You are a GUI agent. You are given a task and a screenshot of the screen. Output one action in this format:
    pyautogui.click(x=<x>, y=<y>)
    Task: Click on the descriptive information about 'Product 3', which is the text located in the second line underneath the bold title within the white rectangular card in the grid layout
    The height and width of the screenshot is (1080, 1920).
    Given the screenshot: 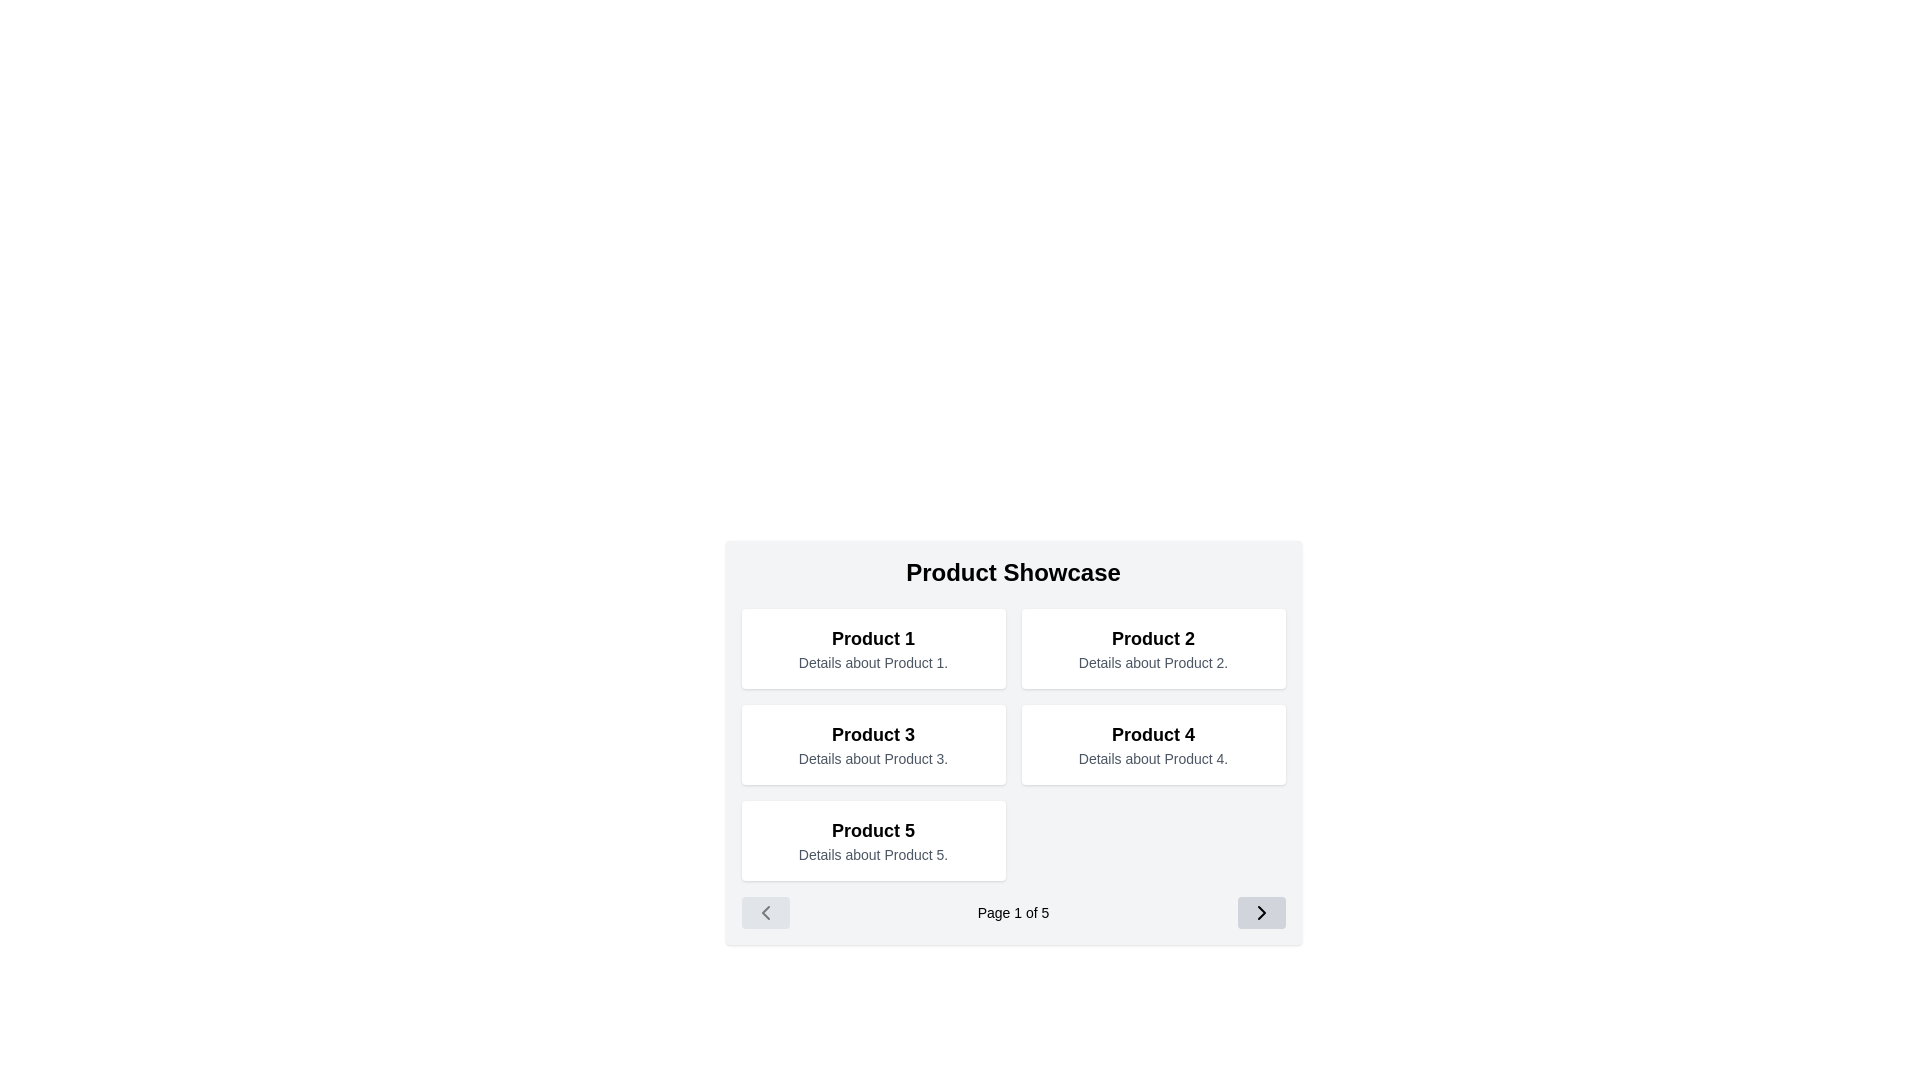 What is the action you would take?
    pyautogui.click(x=873, y=759)
    